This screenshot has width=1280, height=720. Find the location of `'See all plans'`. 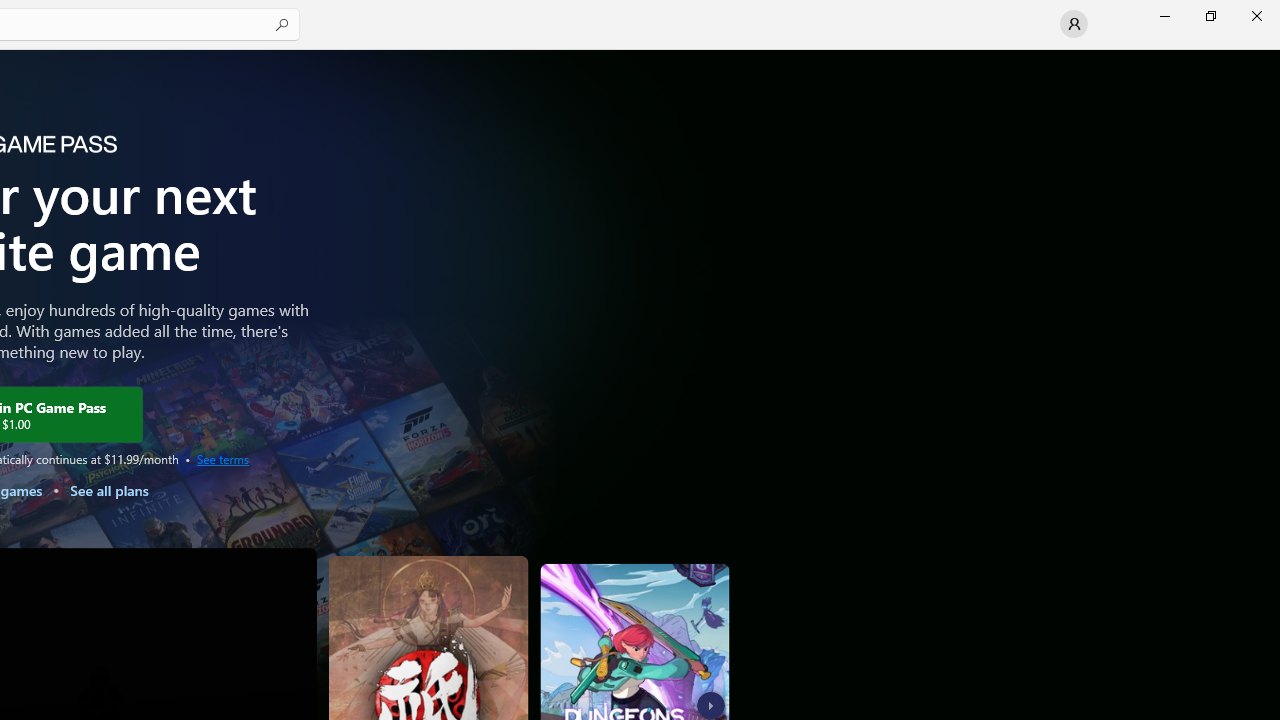

'See all plans' is located at coordinates (107, 490).